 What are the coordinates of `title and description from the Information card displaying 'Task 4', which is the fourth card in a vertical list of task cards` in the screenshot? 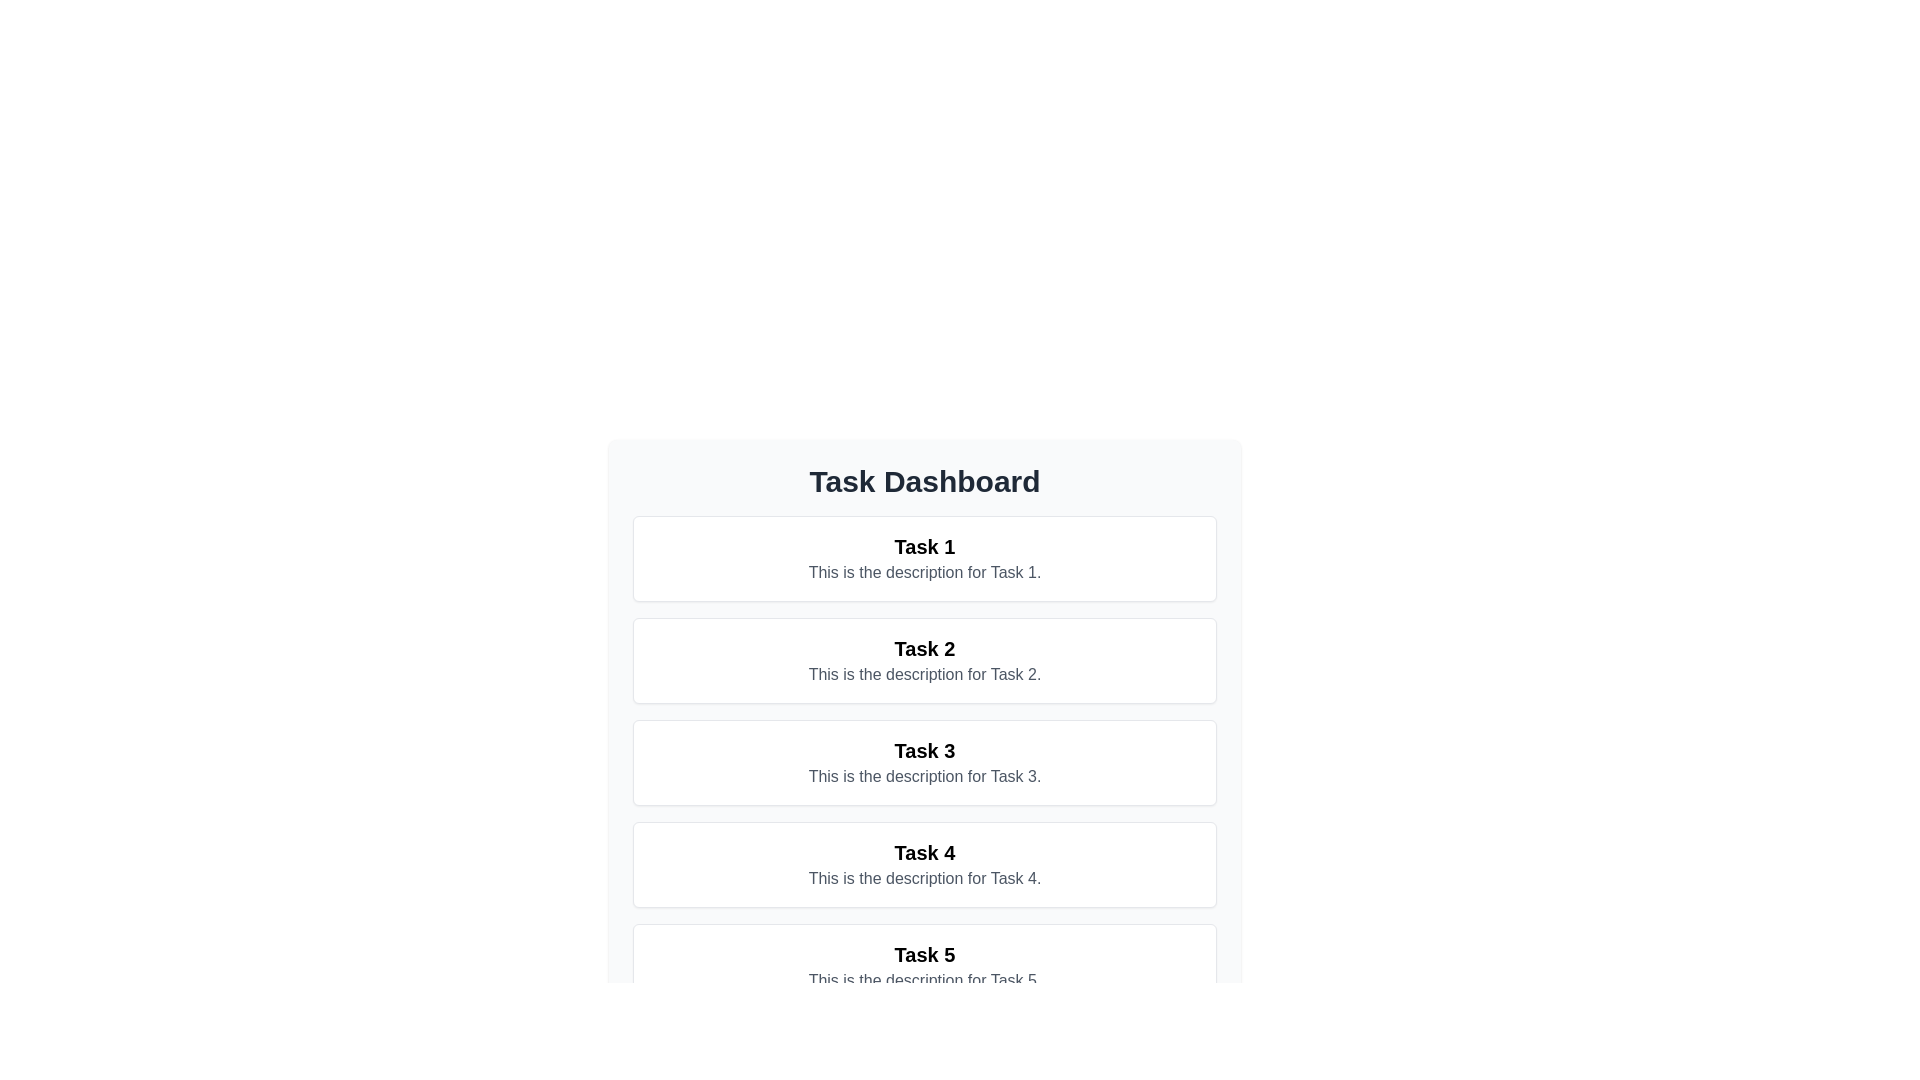 It's located at (924, 863).